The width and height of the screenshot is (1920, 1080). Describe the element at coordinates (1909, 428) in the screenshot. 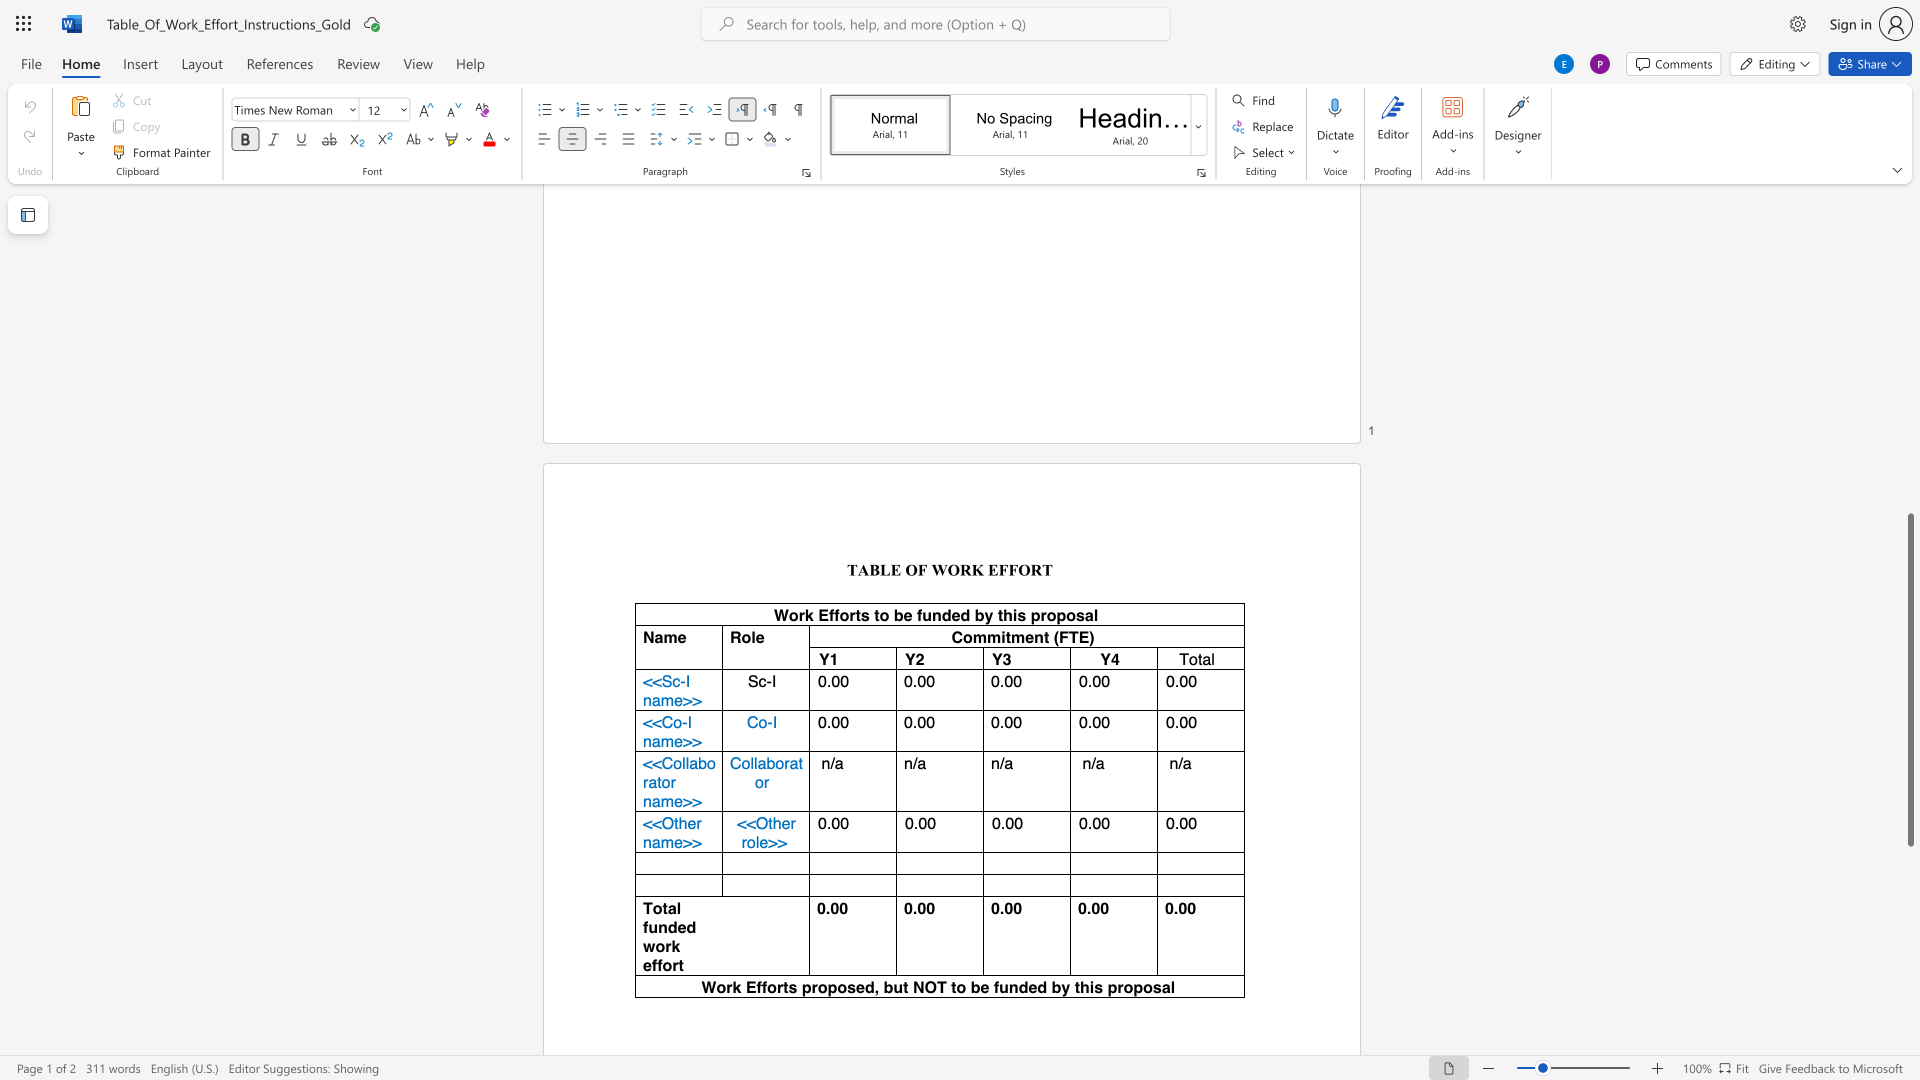

I see `the scrollbar on the right side to scroll the page up` at that location.